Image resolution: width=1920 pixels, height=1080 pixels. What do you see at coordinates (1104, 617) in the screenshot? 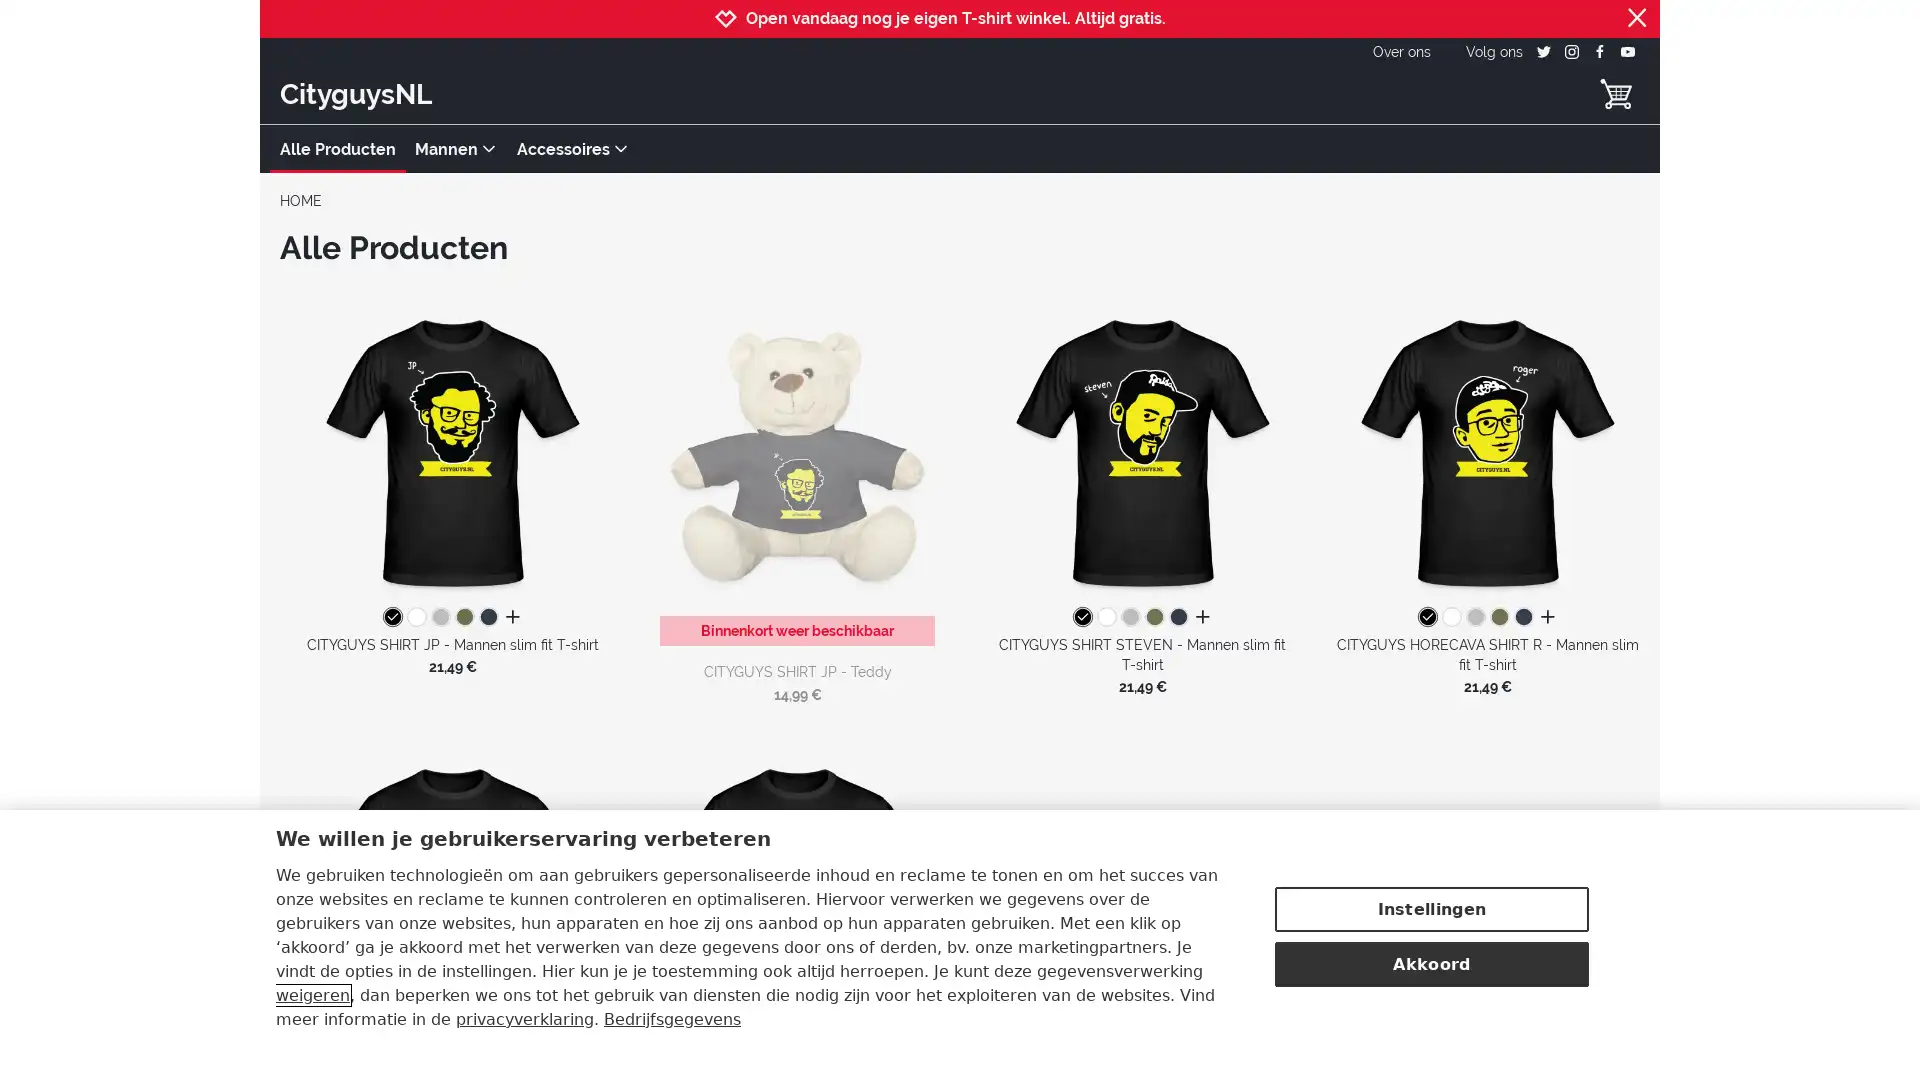
I see `white` at bounding box center [1104, 617].